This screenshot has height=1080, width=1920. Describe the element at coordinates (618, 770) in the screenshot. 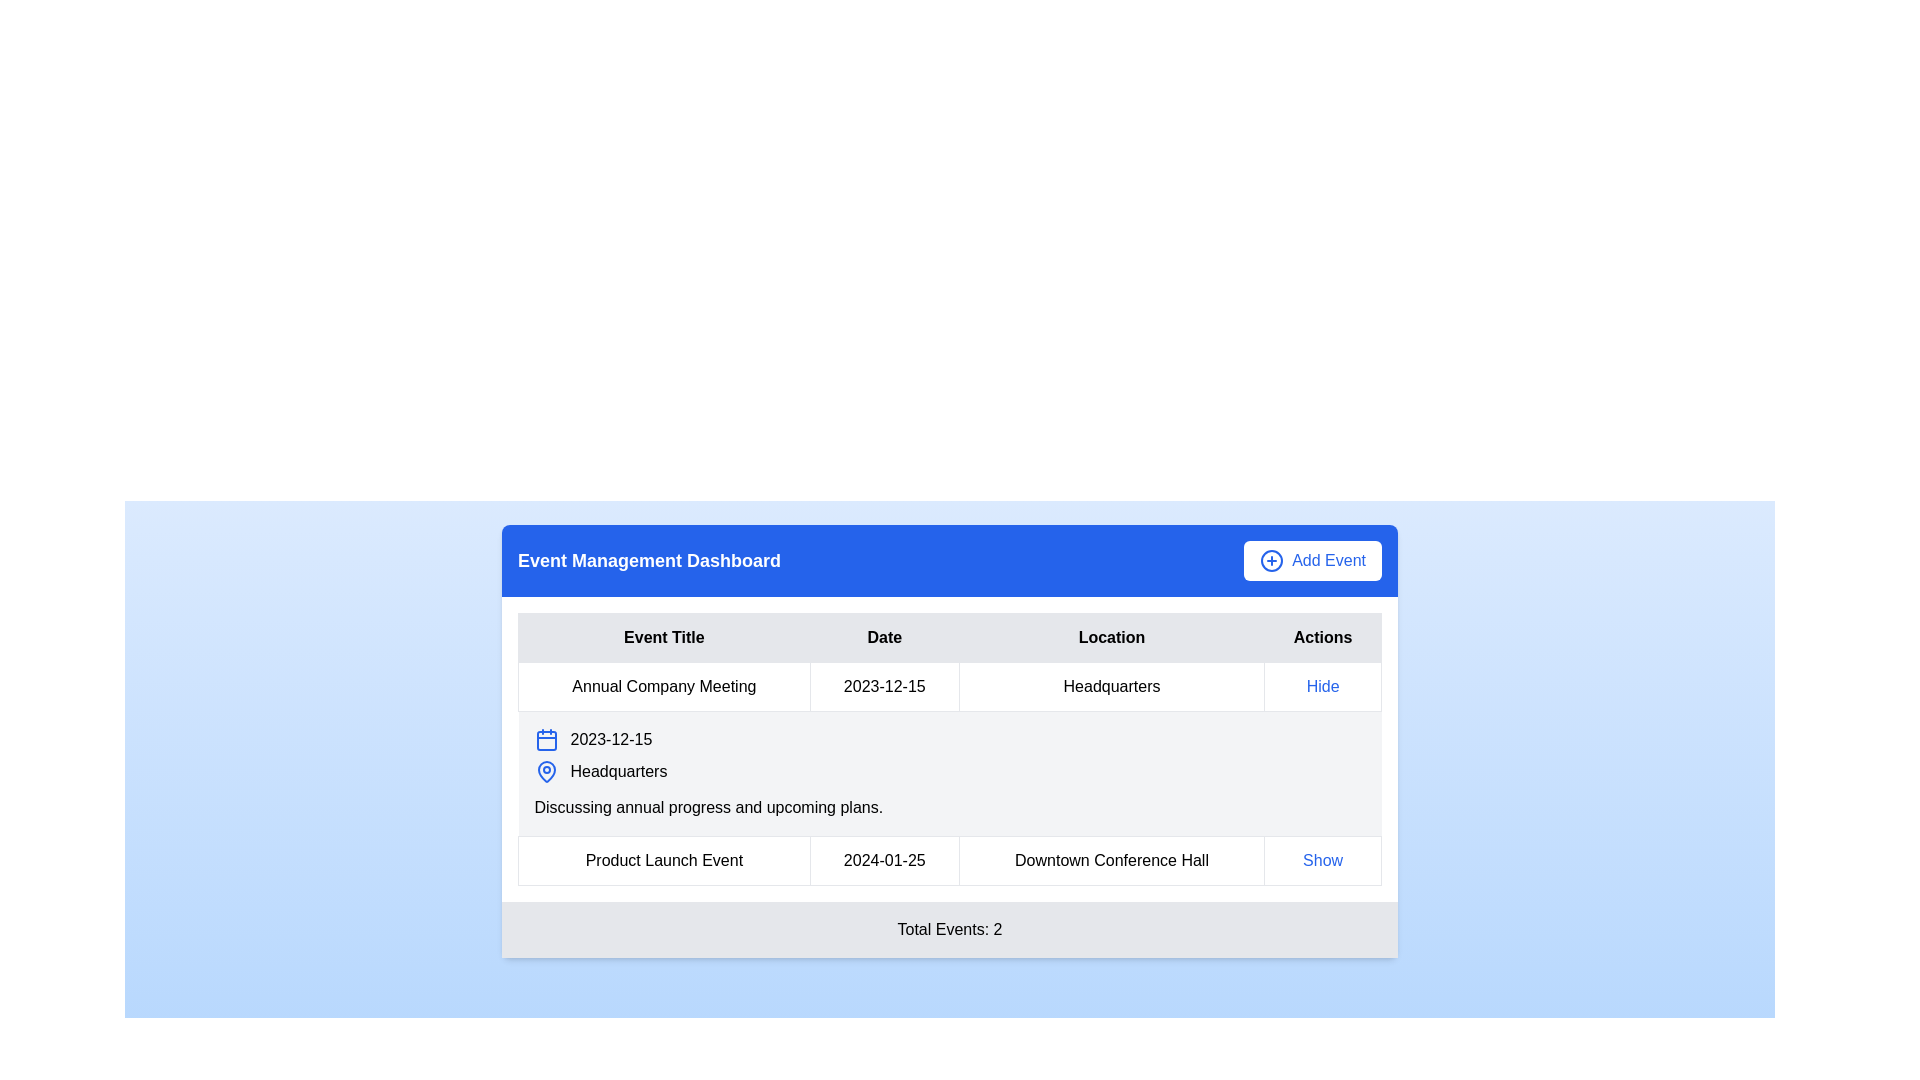

I see `the label displaying the location of the event in the 'Location' column of the 'Annual Company Meeting' row, which is found beneath a blue pin icon within a tabular layout` at that location.